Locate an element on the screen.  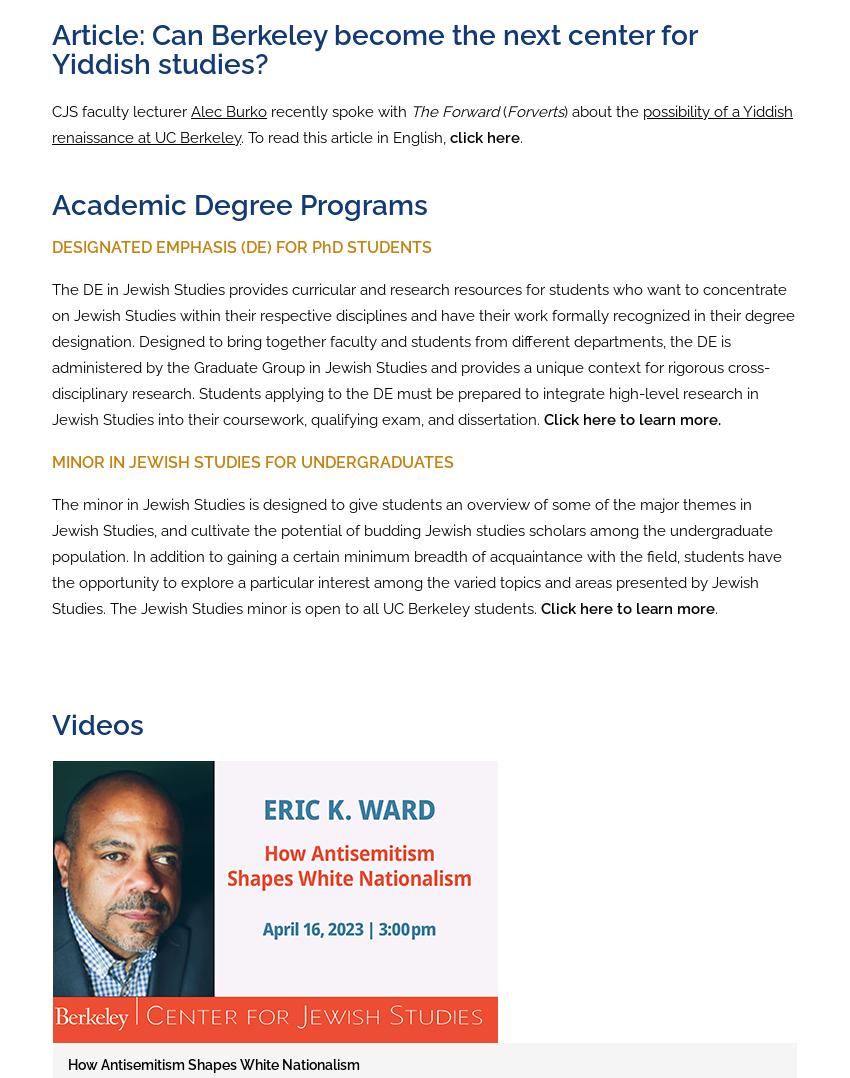
'MINOR IN JEWISH STUDIES FOR UNDERGRADUATES' is located at coordinates (252, 462).